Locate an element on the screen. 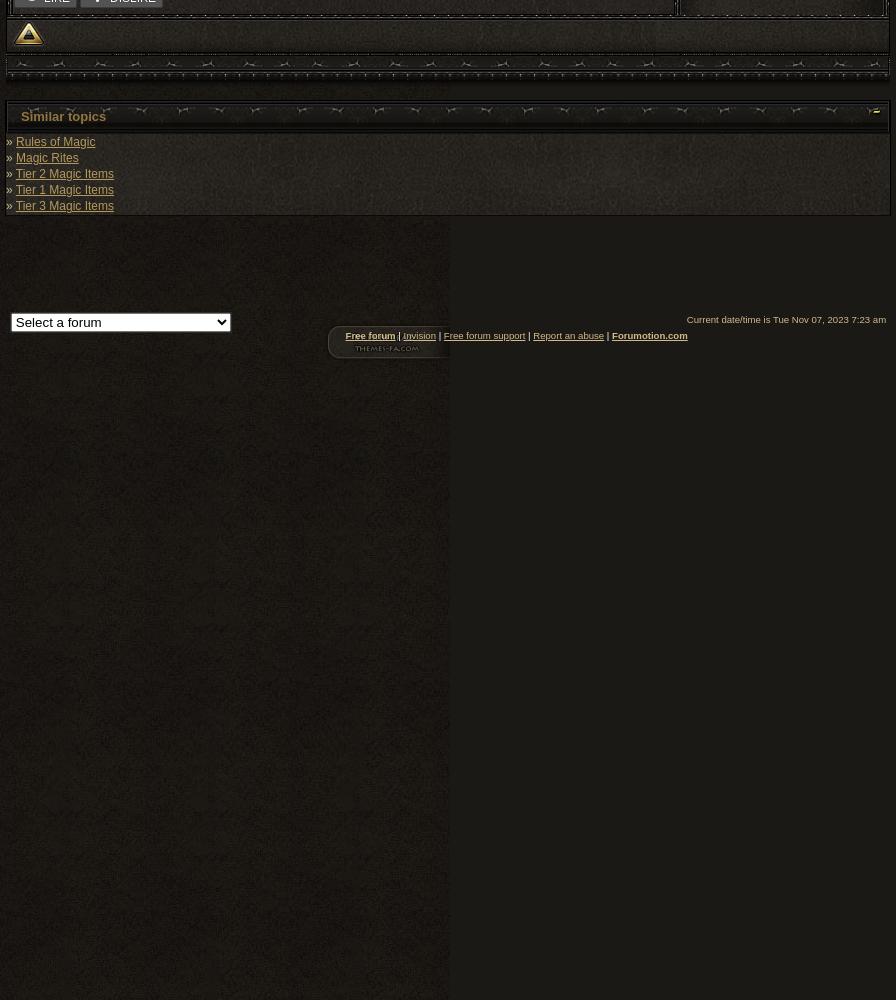  'Invision' is located at coordinates (419, 333).